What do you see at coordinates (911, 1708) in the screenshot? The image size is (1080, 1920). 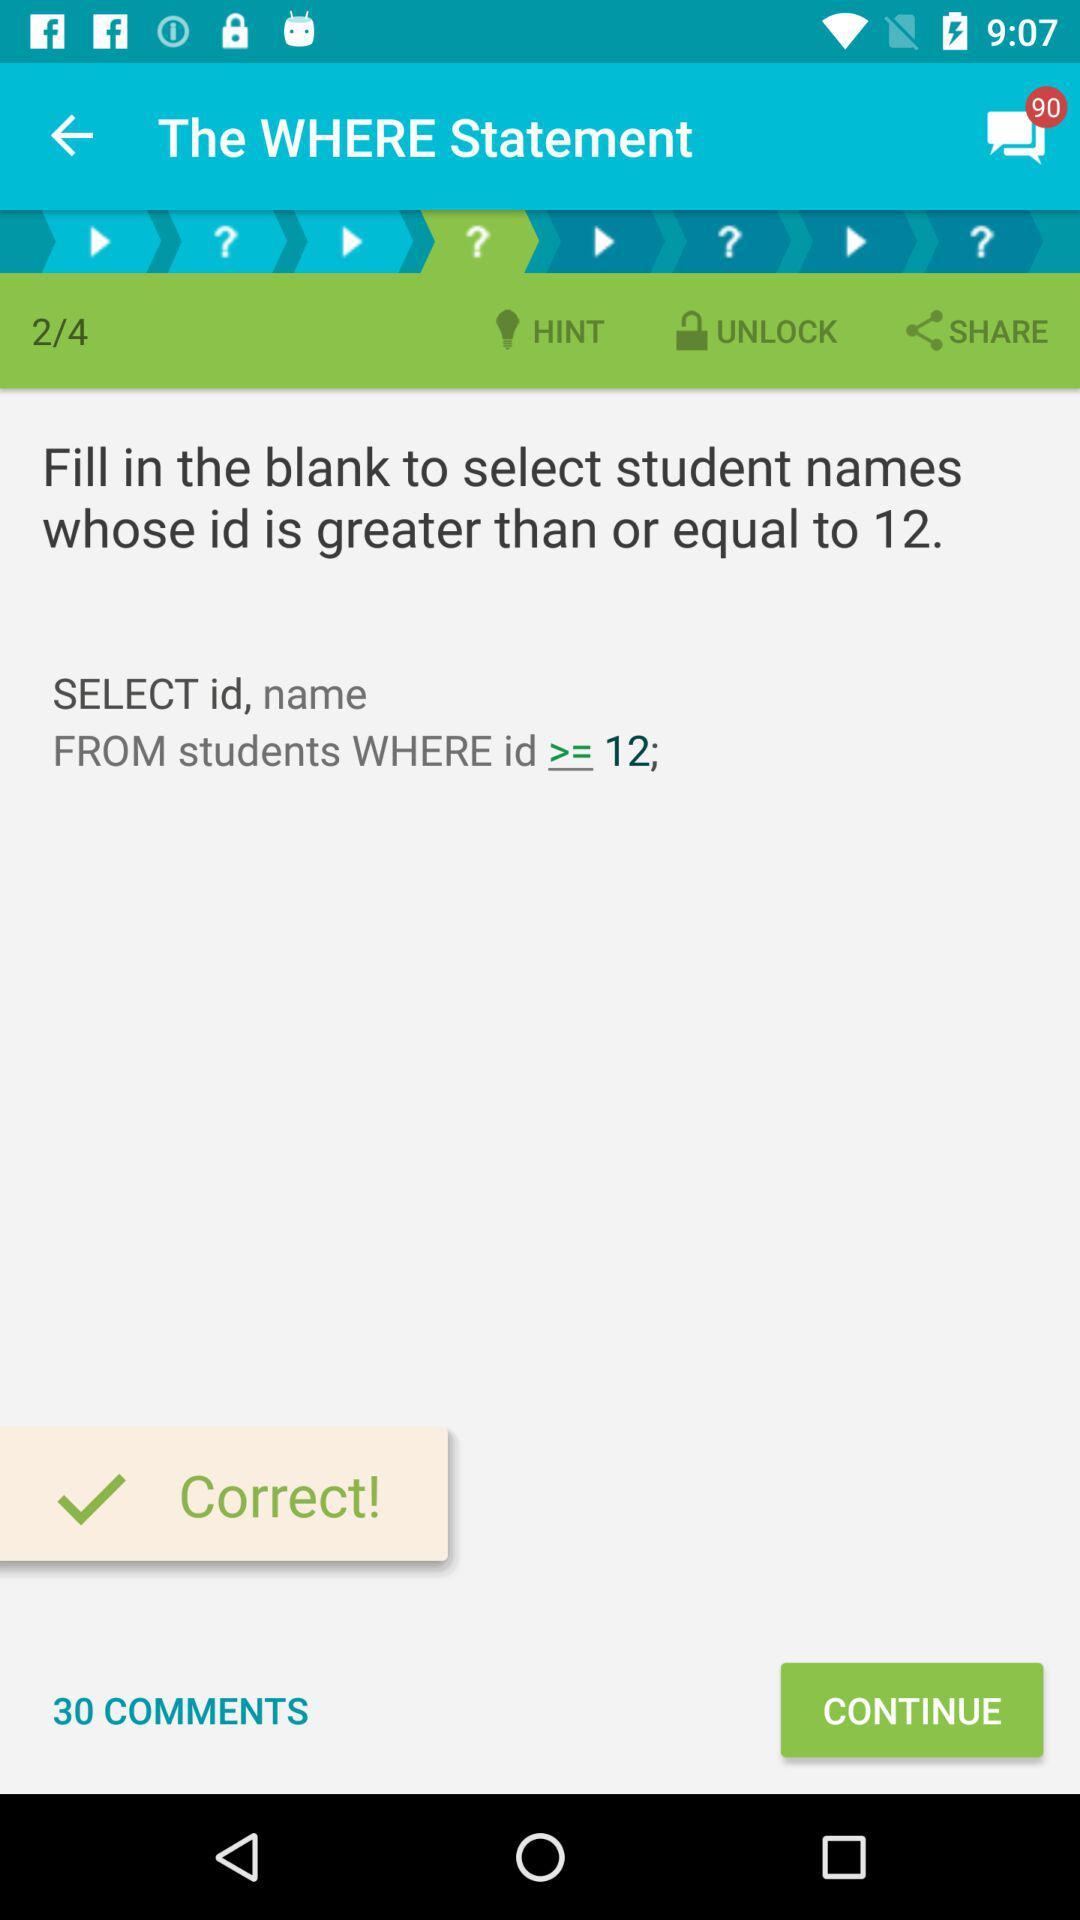 I see `continue` at bounding box center [911, 1708].